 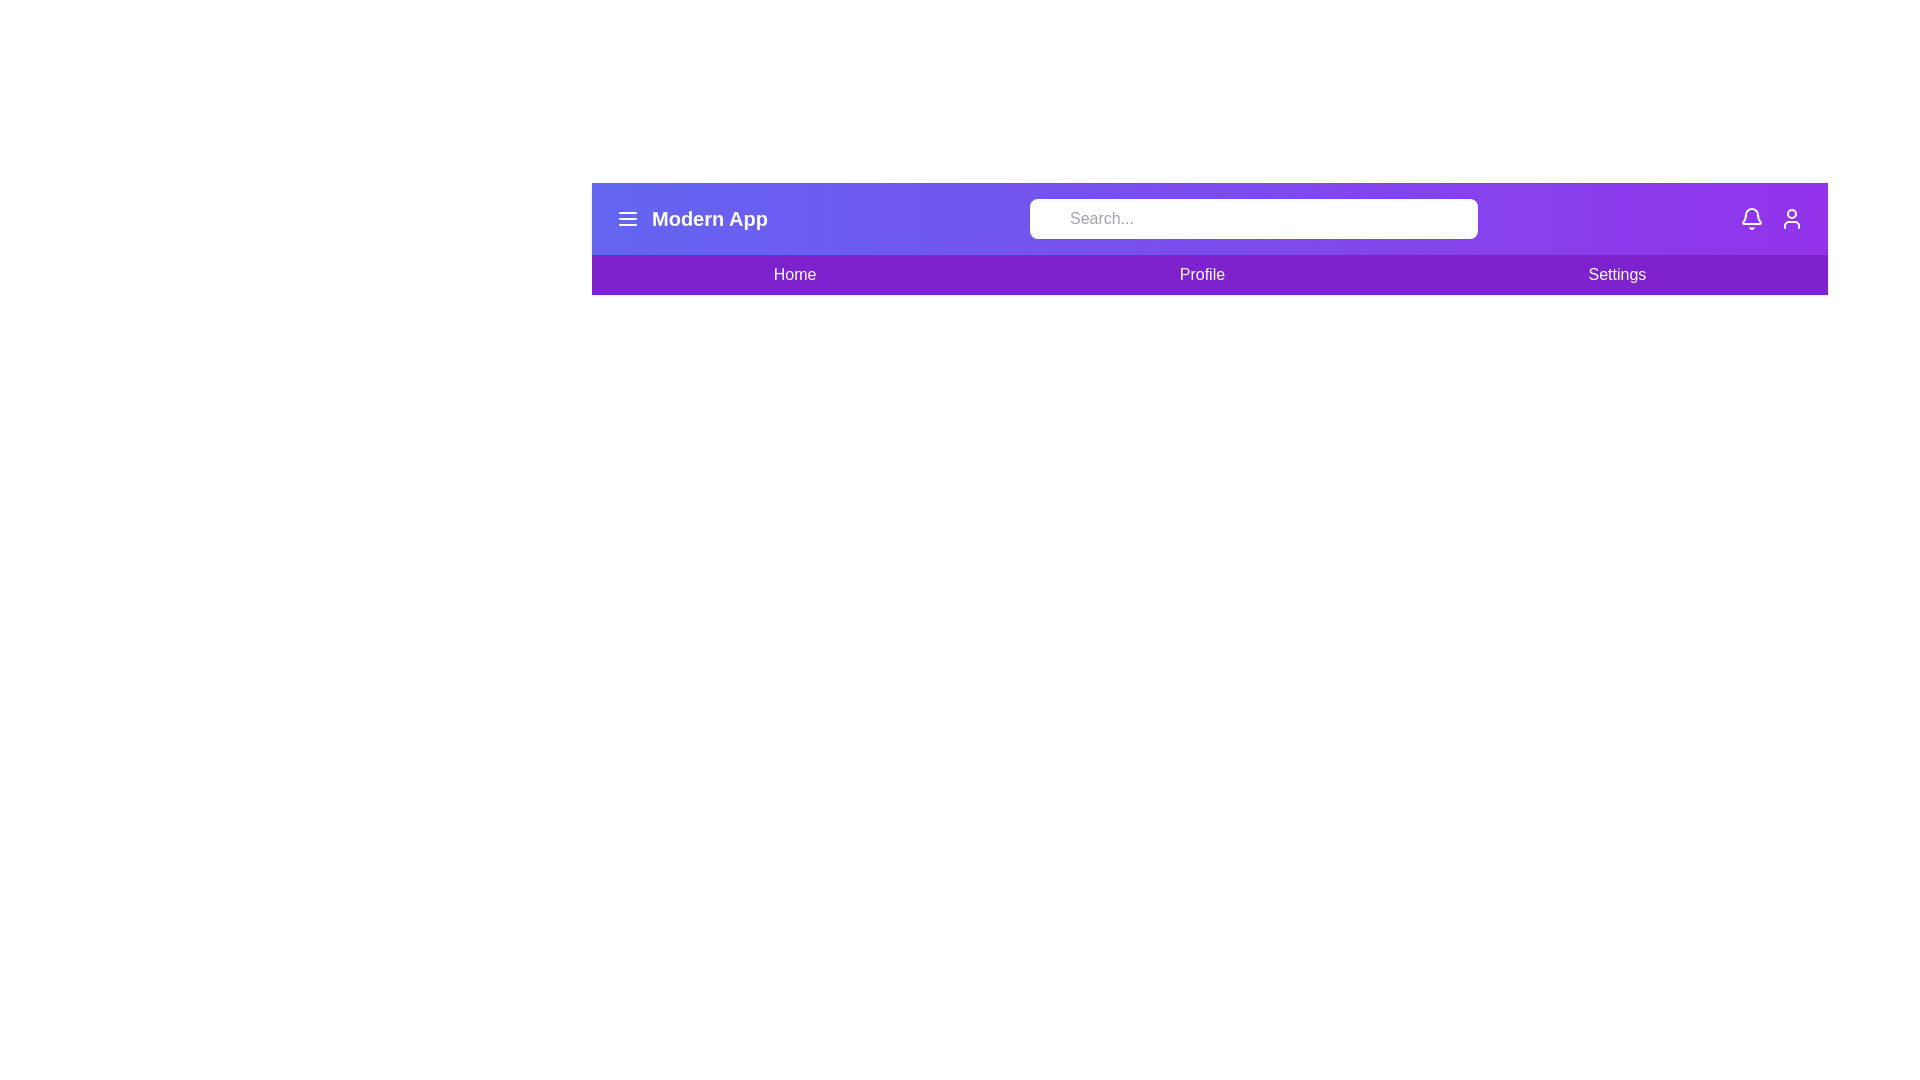 I want to click on the search bar and type the text 'example', so click(x=1251, y=219).